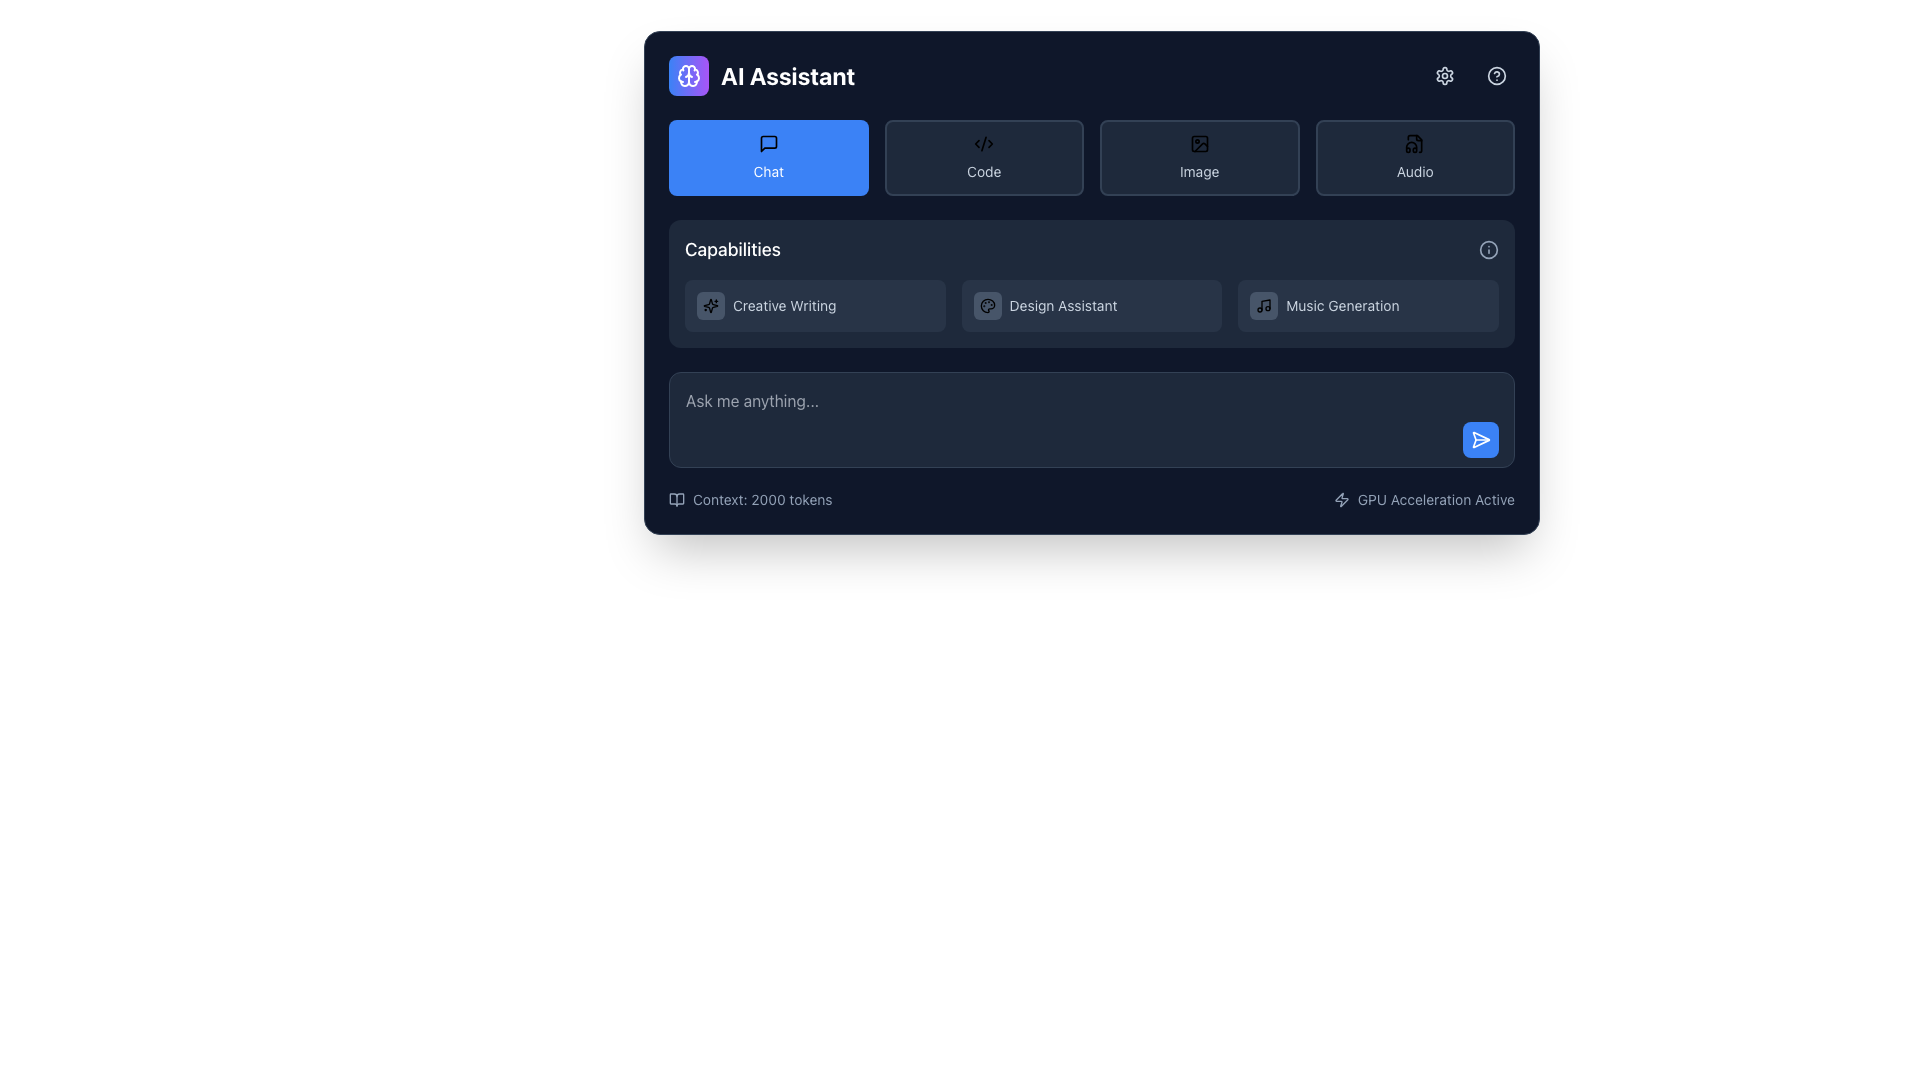 This screenshot has width=1920, height=1080. I want to click on the help icon button located in the top-right corner of the user interface, so click(1497, 75).